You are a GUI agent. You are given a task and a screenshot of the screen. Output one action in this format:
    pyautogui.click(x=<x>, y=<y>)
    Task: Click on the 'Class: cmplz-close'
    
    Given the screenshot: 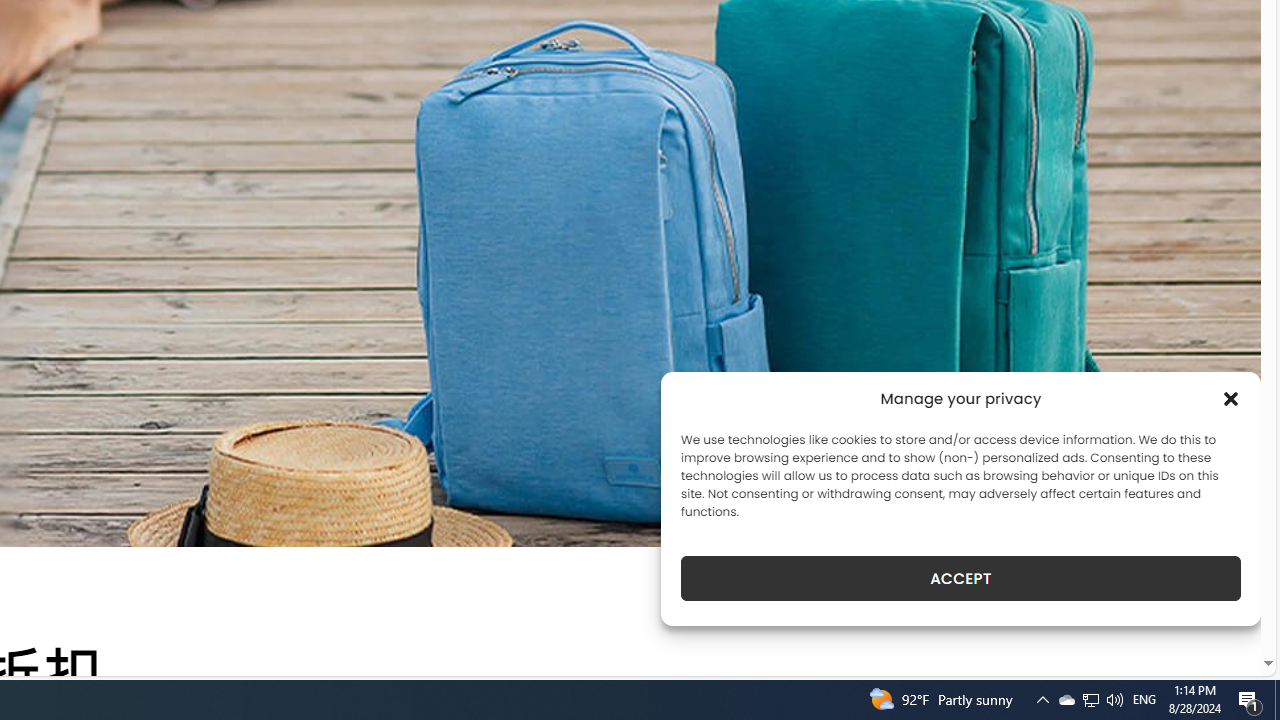 What is the action you would take?
    pyautogui.click(x=1230, y=398)
    